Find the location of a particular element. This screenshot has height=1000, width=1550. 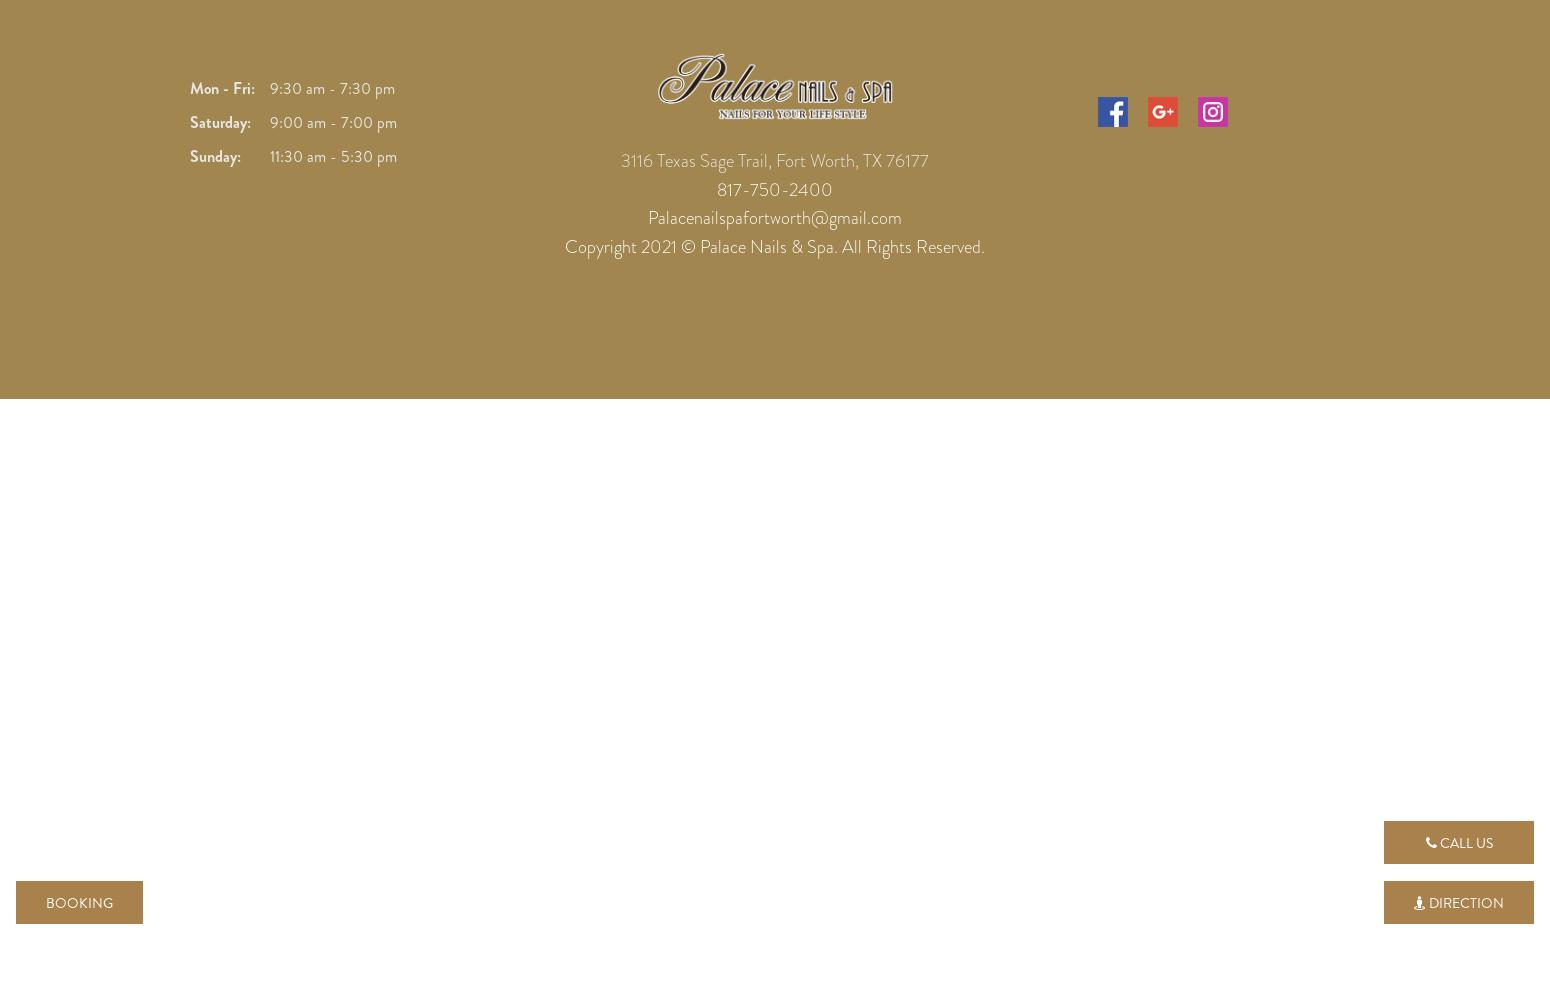

'3116 Texas Sage Trail,' is located at coordinates (695, 160).